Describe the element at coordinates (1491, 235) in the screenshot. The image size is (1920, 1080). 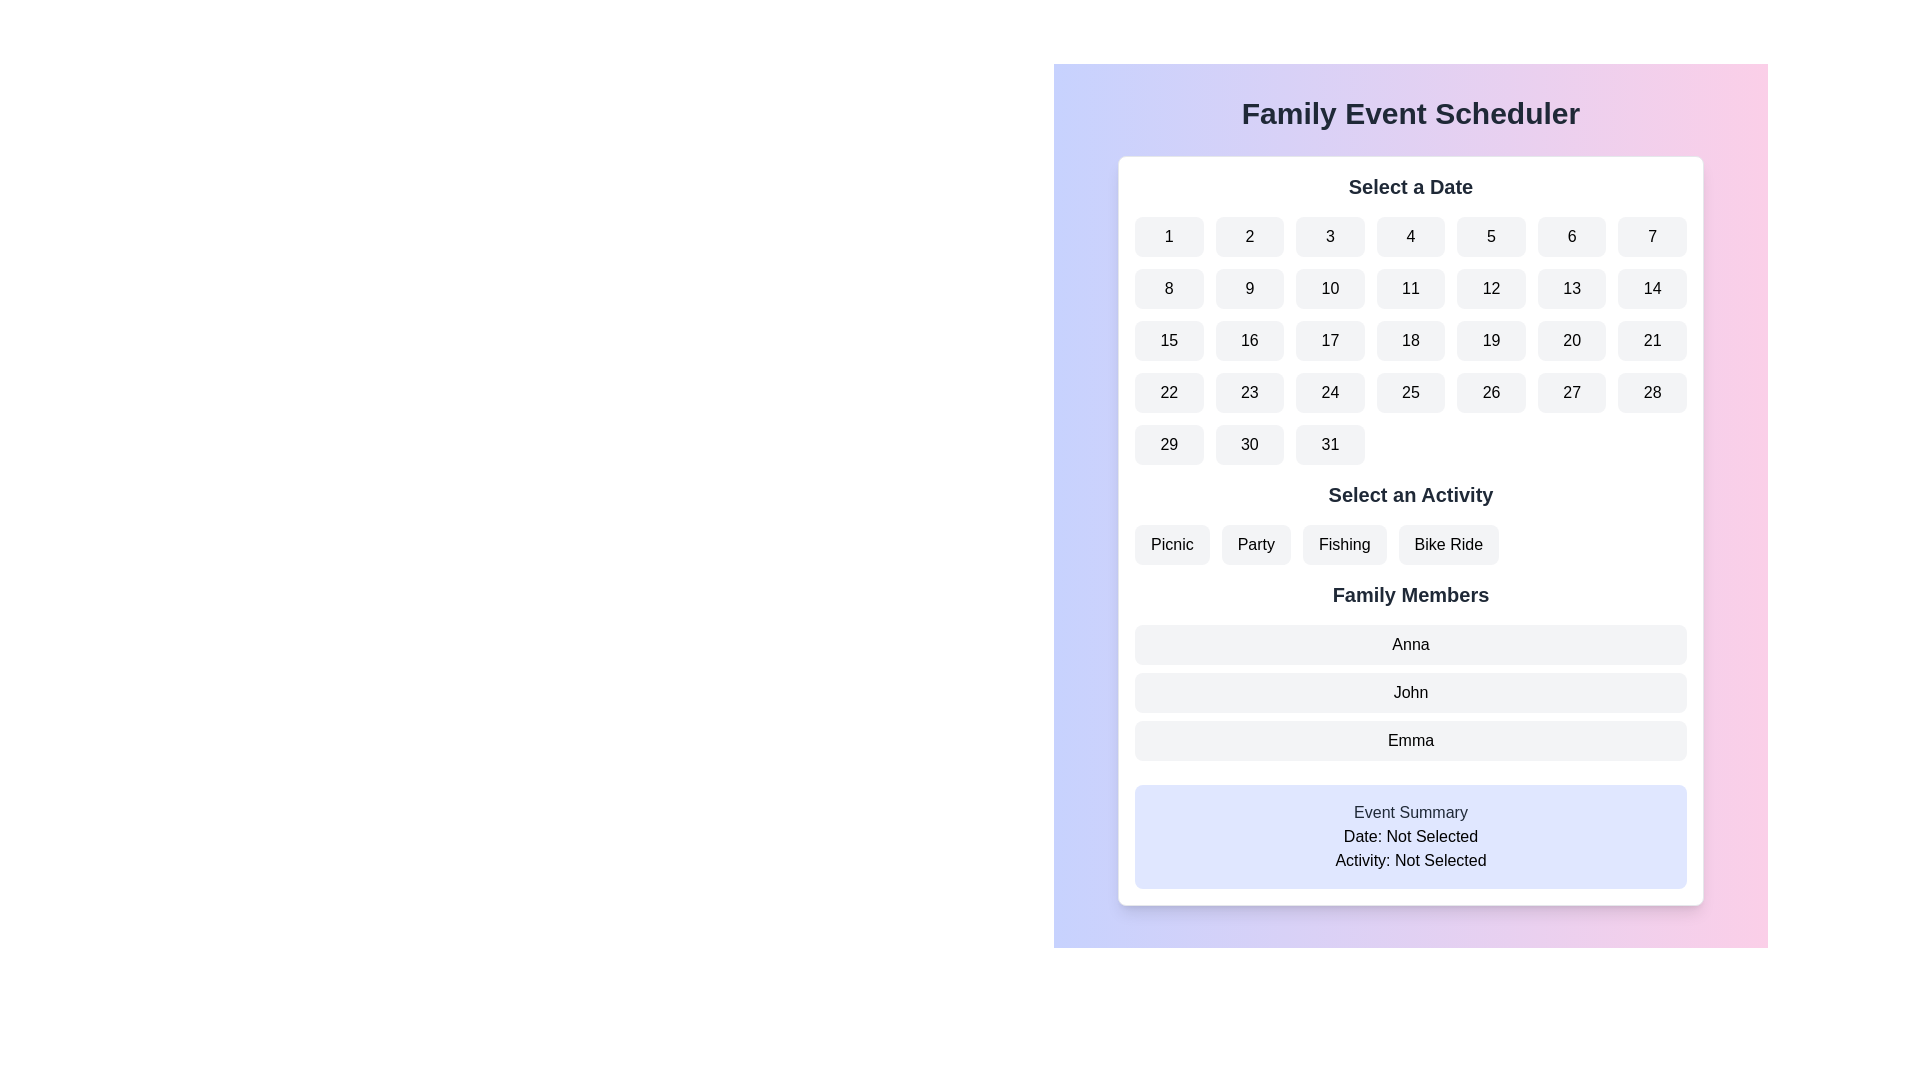
I see `the date selection button for '5' located in the first row, fifth column of the grid under the 'Select a Date' heading` at that location.